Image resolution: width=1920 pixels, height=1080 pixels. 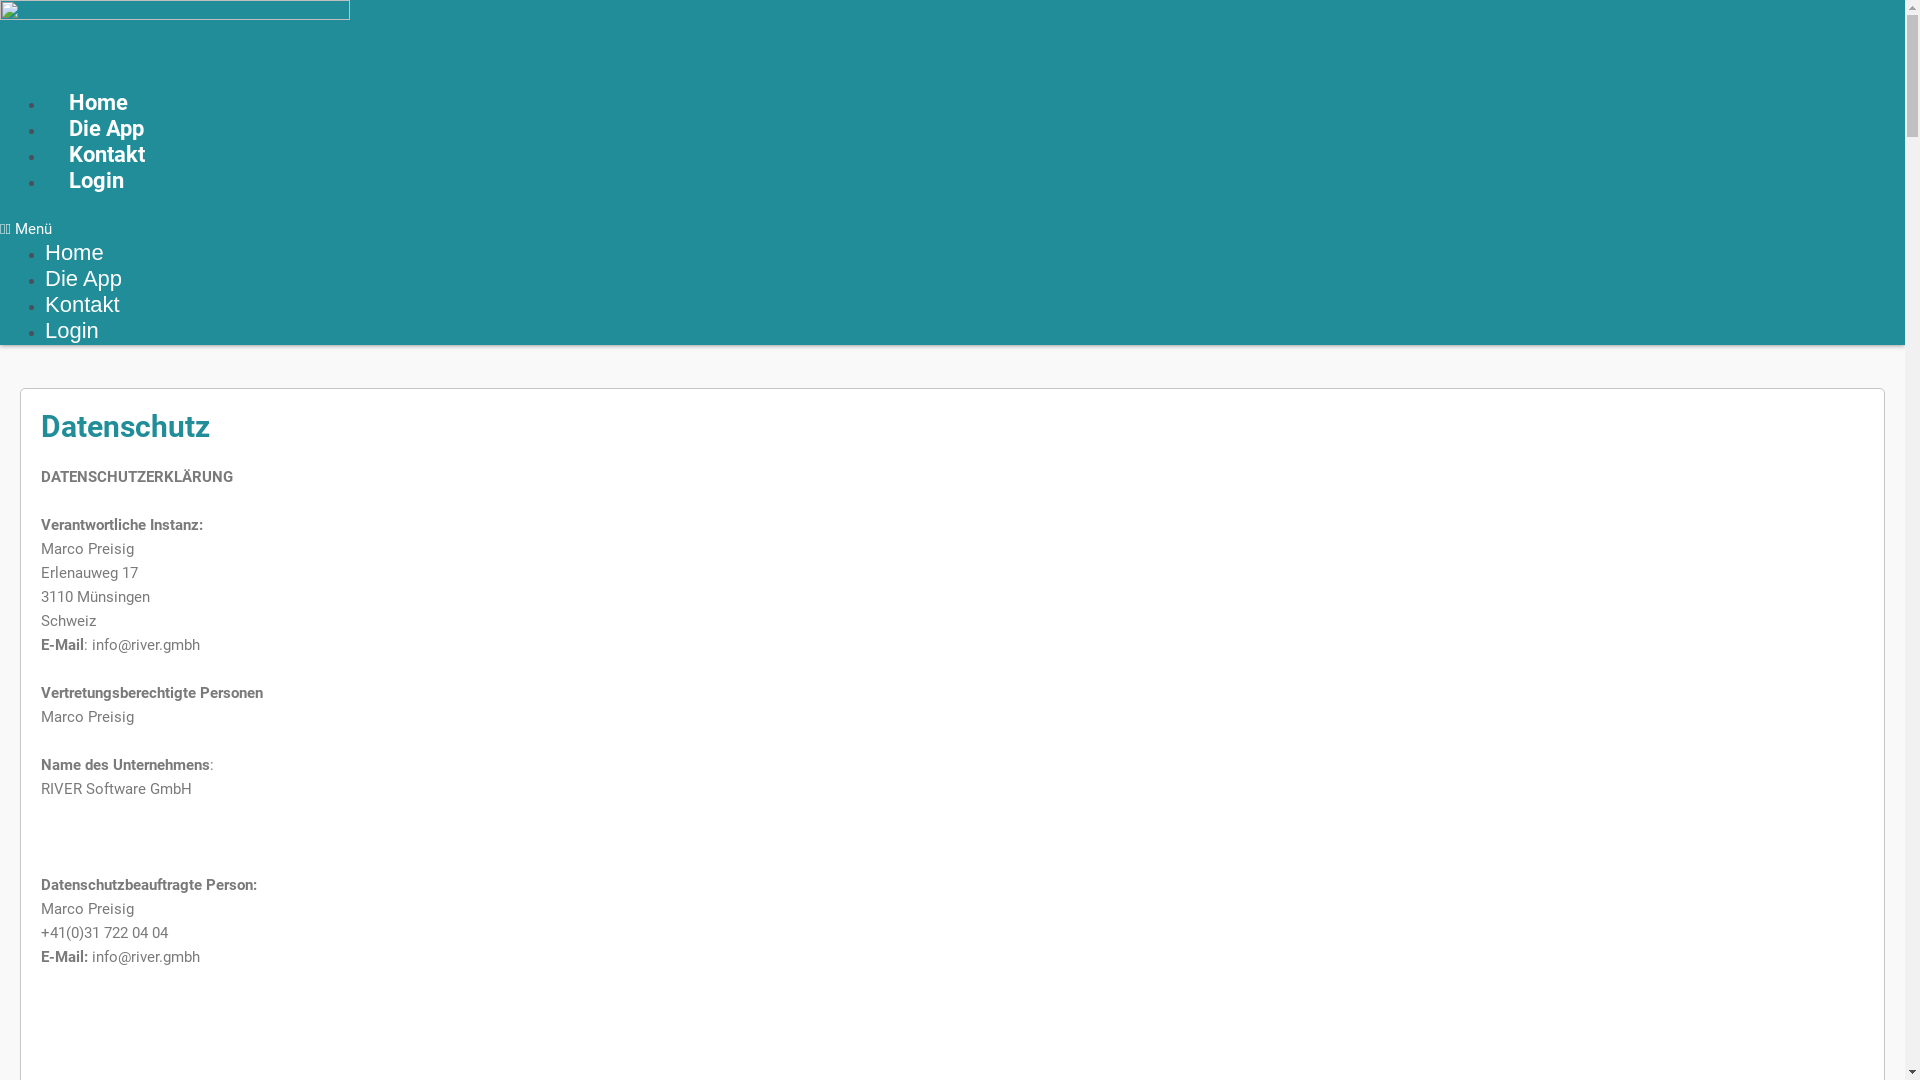 What do you see at coordinates (74, 251) in the screenshot?
I see `'Home'` at bounding box center [74, 251].